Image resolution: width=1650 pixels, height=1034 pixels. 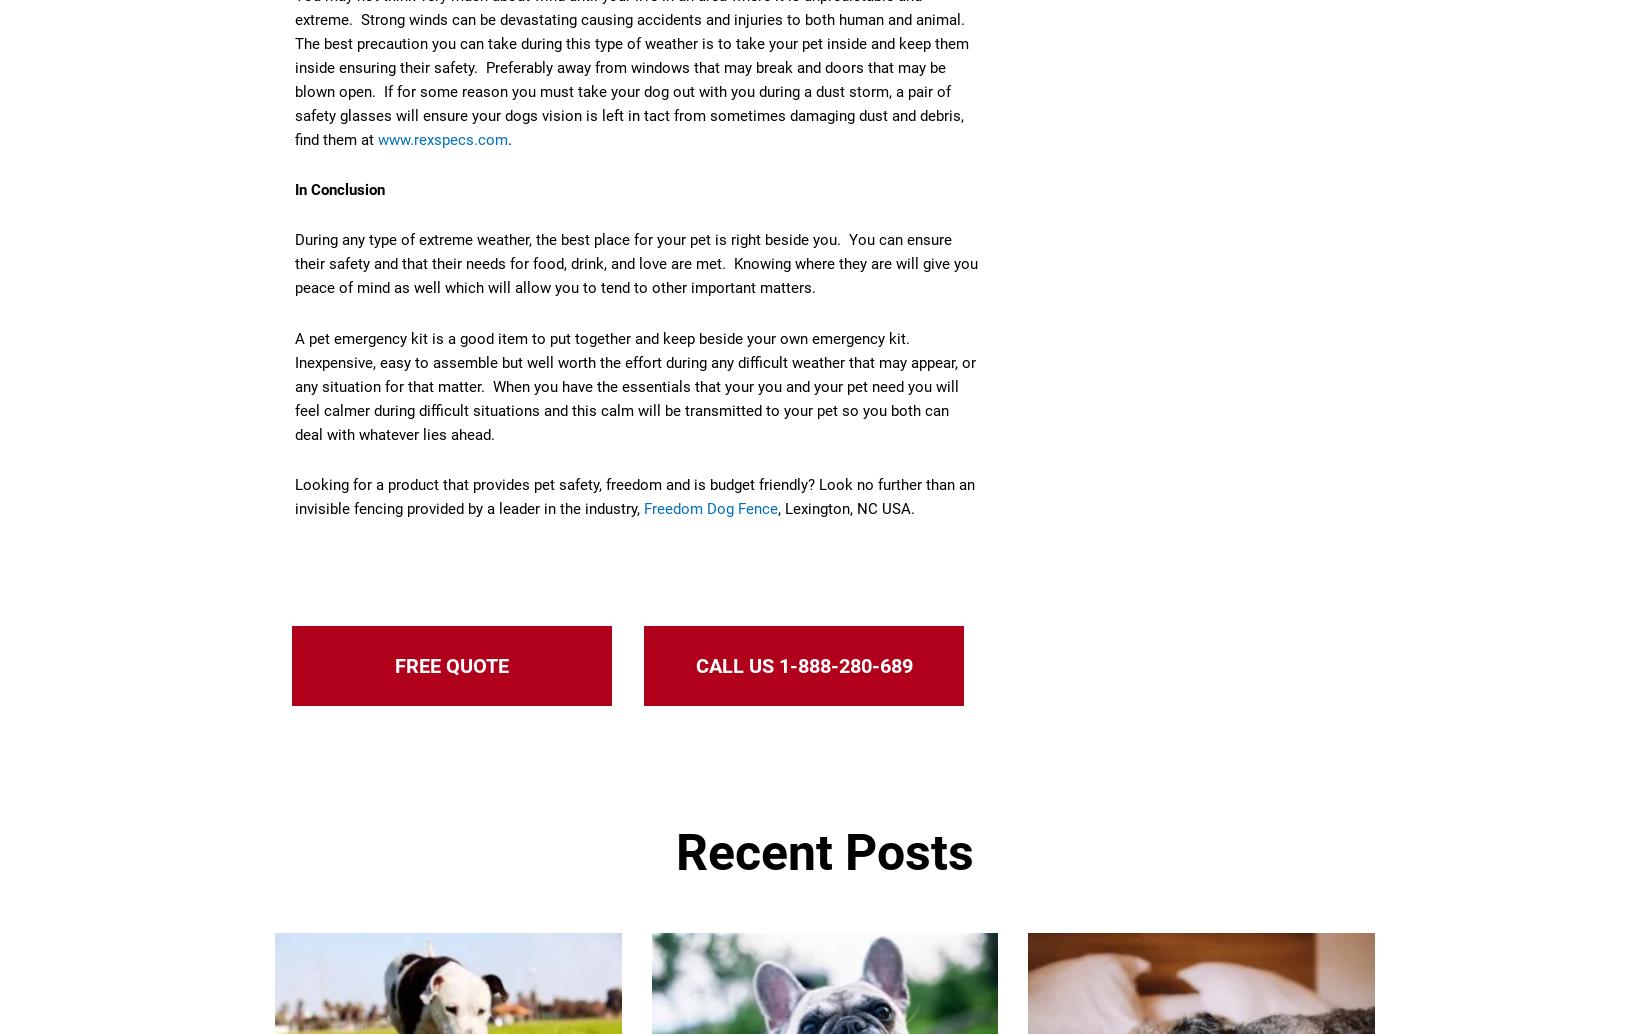 I want to click on 'Freedom Dog Fence', so click(x=709, y=507).